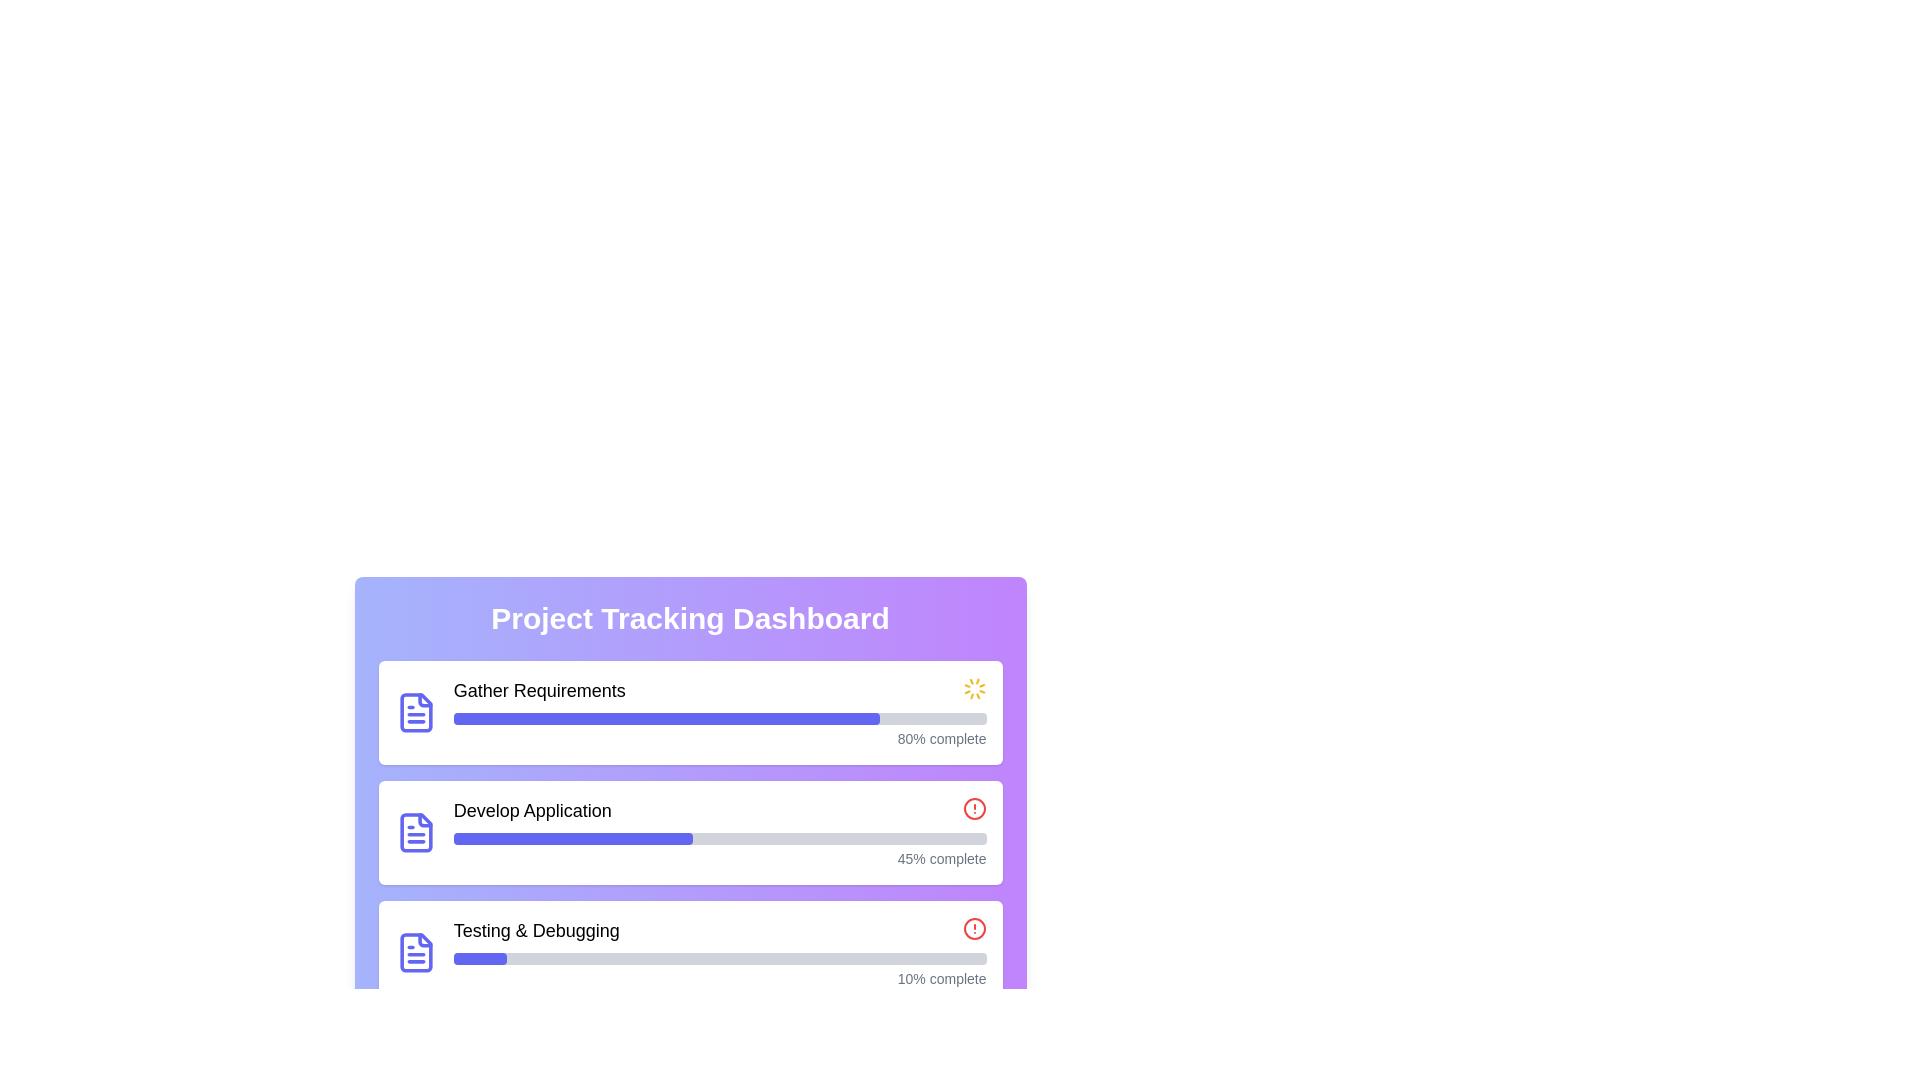 Image resolution: width=1920 pixels, height=1080 pixels. What do you see at coordinates (974, 929) in the screenshot?
I see `the alert icon located in the 'Testing & Debugging' section, which is positioned at the rightmost side adjacent to the progress bar's end and the text '10% complete'` at bounding box center [974, 929].